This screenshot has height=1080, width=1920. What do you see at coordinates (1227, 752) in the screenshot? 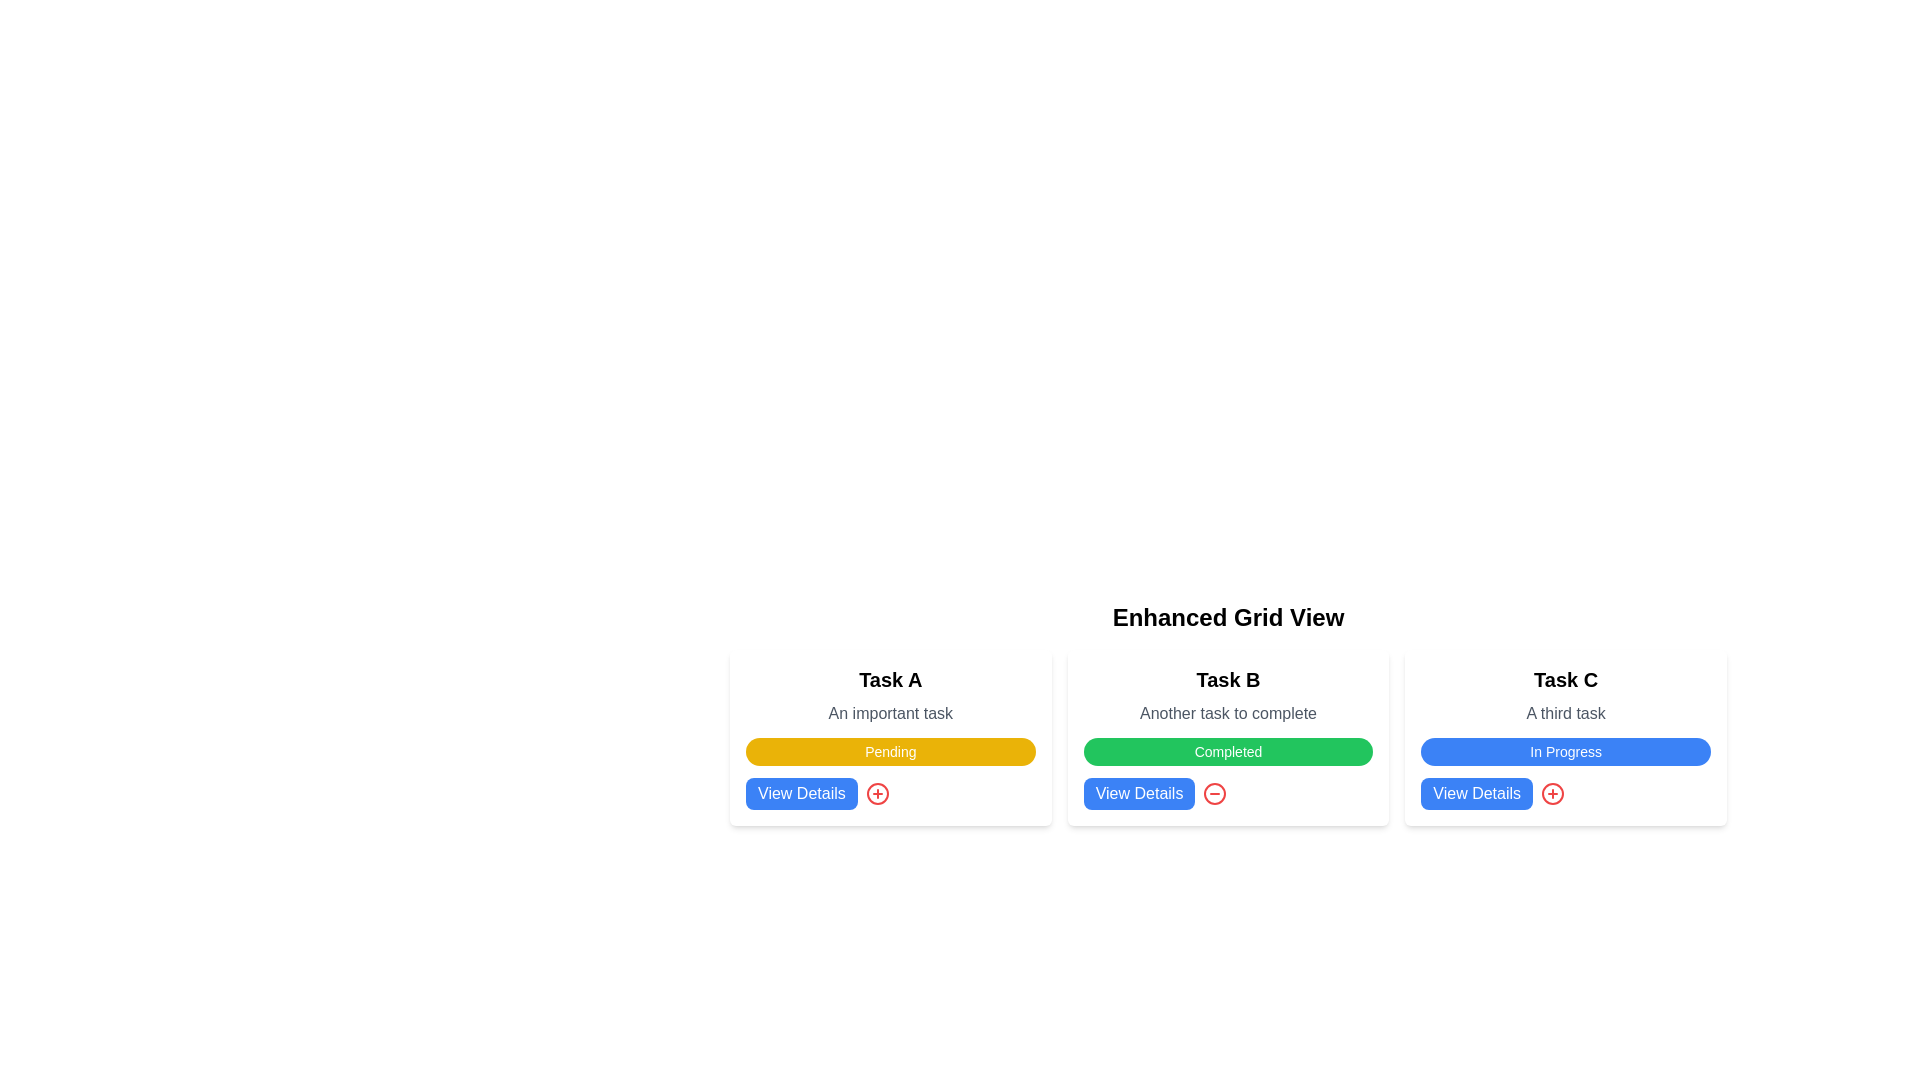
I see `the non-interactive status indicator button for Task B, which shows that the task is completed, located between the description text 'Another task to complete' and the 'View Details' controls` at bounding box center [1227, 752].